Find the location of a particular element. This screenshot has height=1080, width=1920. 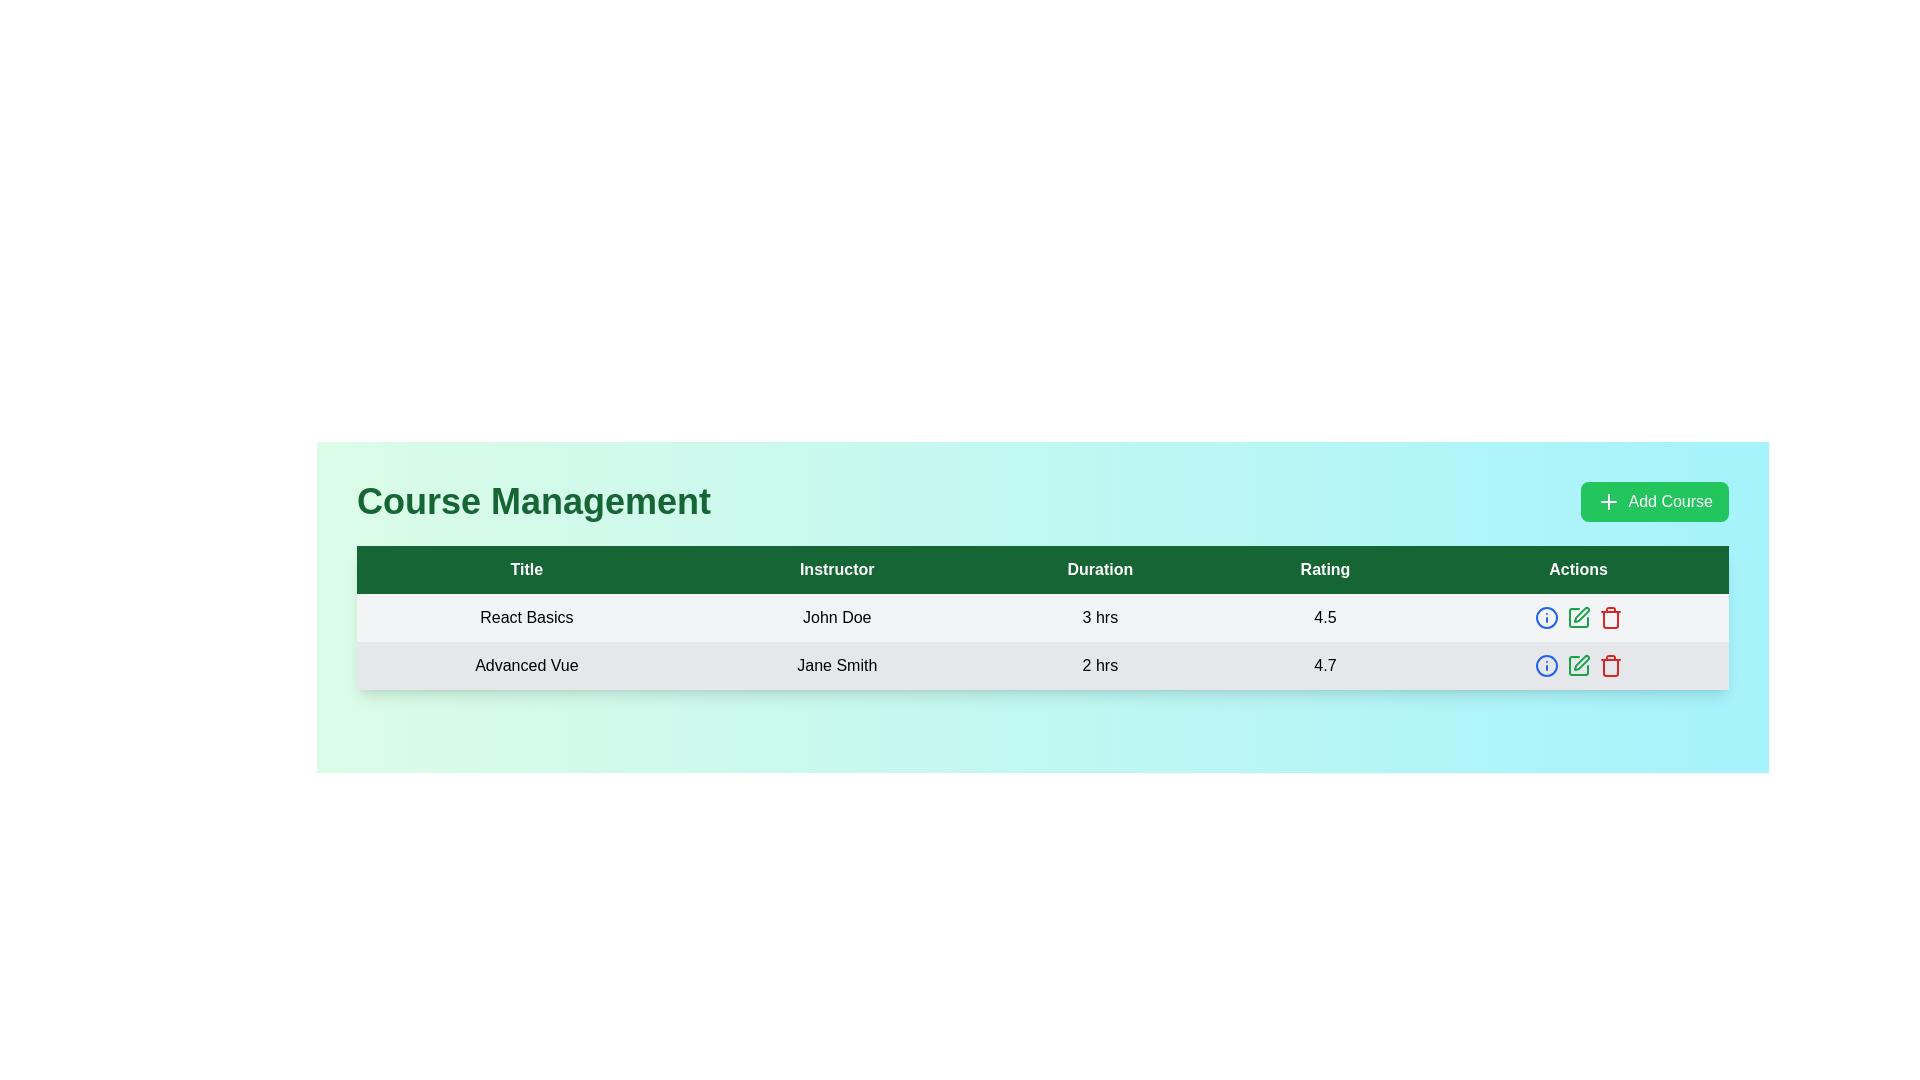

the 'Duration' text label in the table cell for the 'Advanced Vue' course associated with 'Jane Smith' is located at coordinates (1099, 666).